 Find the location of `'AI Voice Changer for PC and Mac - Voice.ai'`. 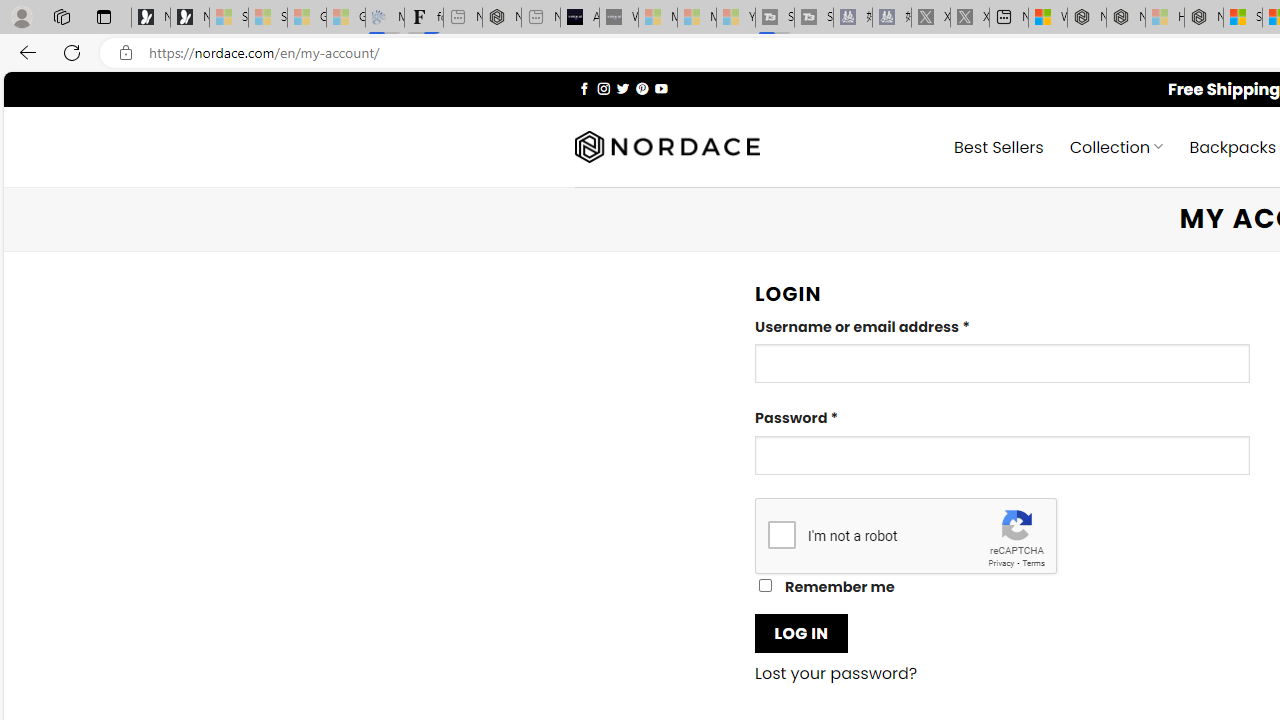

'AI Voice Changer for PC and Mac - Voice.ai' is located at coordinates (578, 17).